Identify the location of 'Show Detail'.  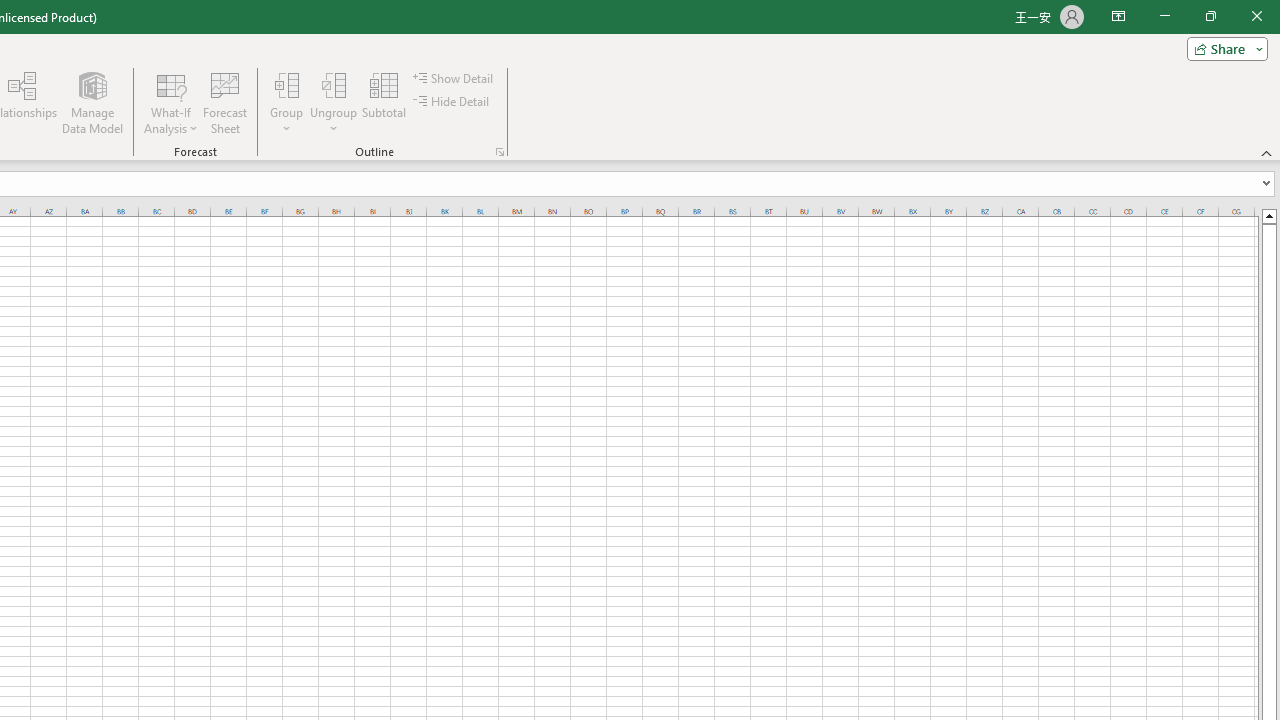
(454, 77).